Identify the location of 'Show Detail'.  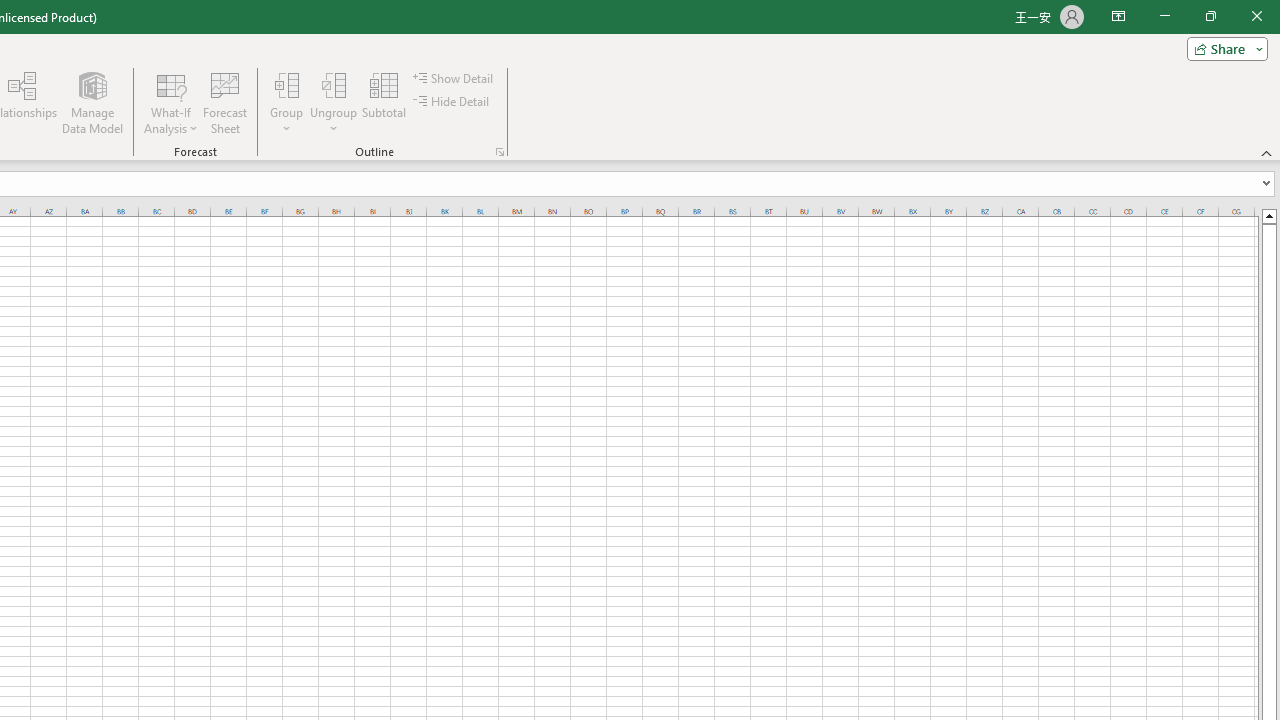
(454, 77).